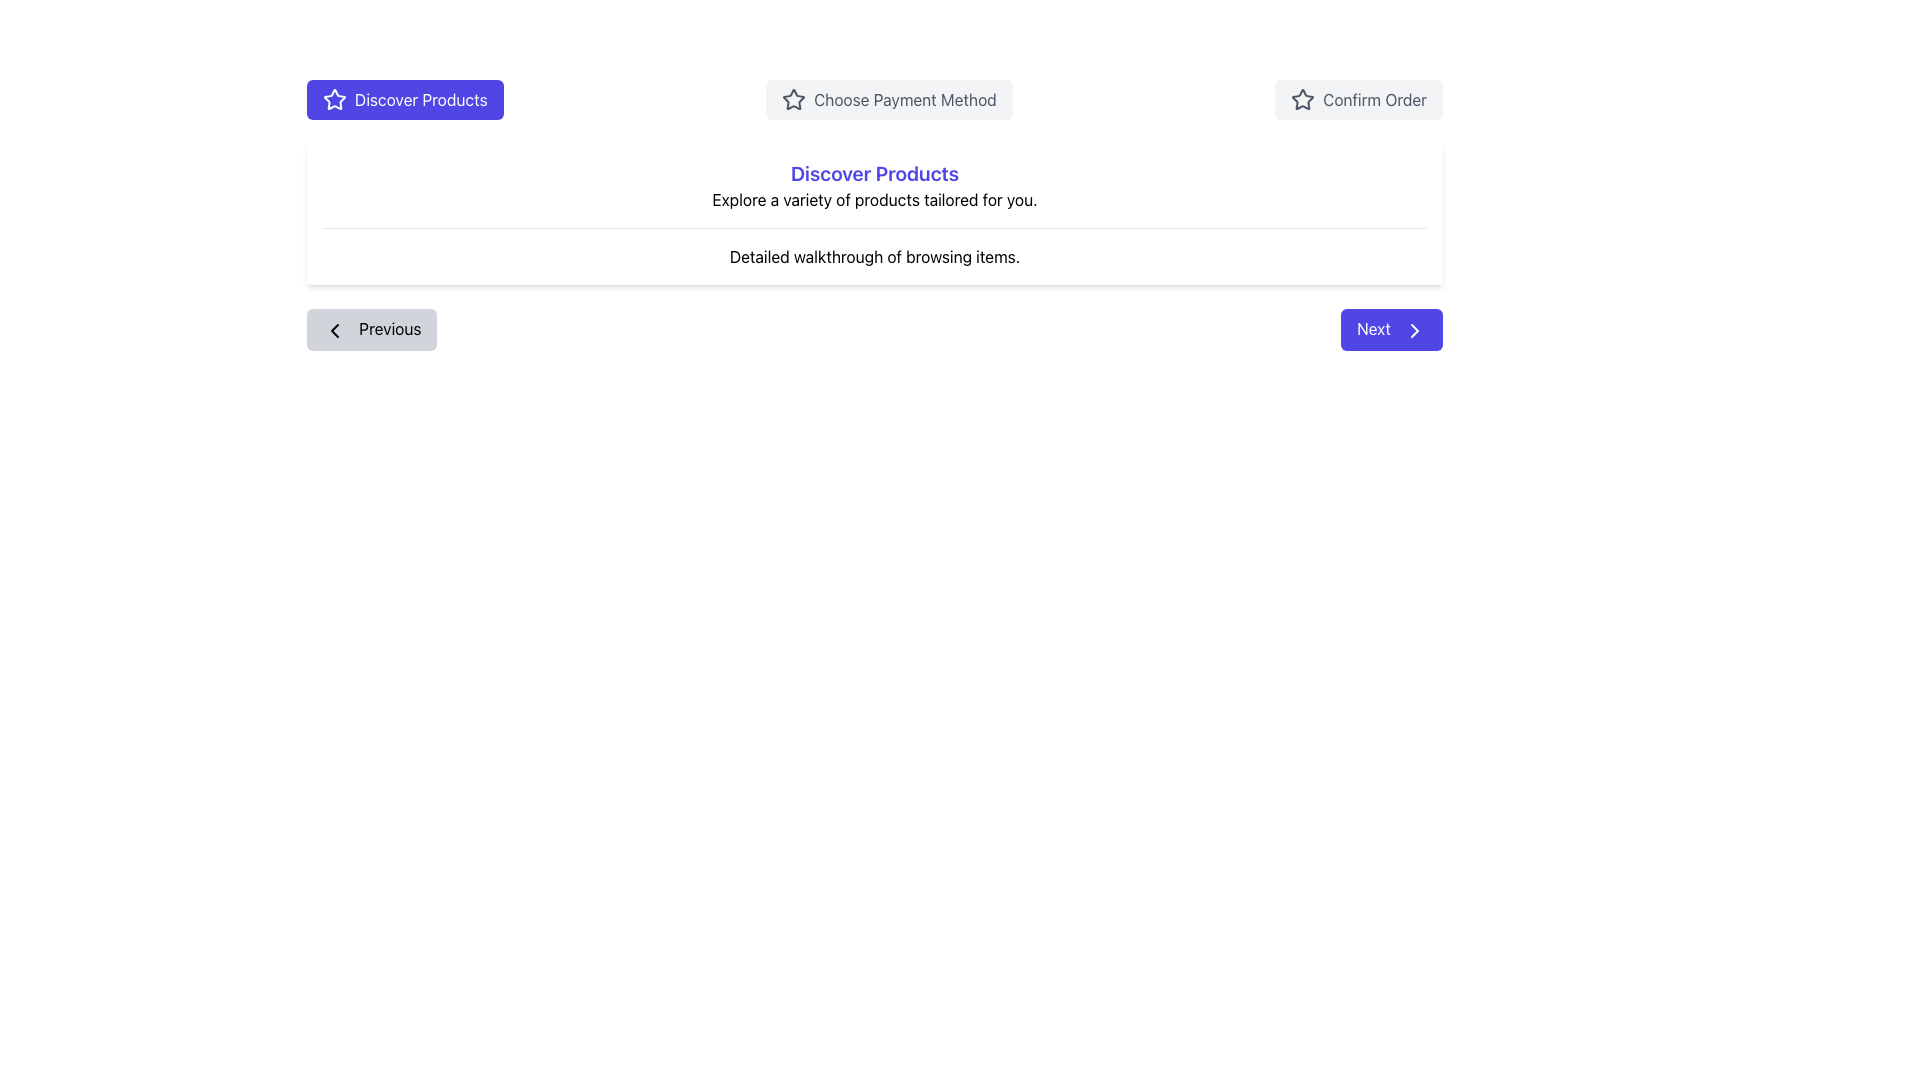 This screenshot has height=1080, width=1920. I want to click on the star icon within the blue 'Discover Products' button, which serves as a decorative feature in the navigation interface, so click(335, 99).